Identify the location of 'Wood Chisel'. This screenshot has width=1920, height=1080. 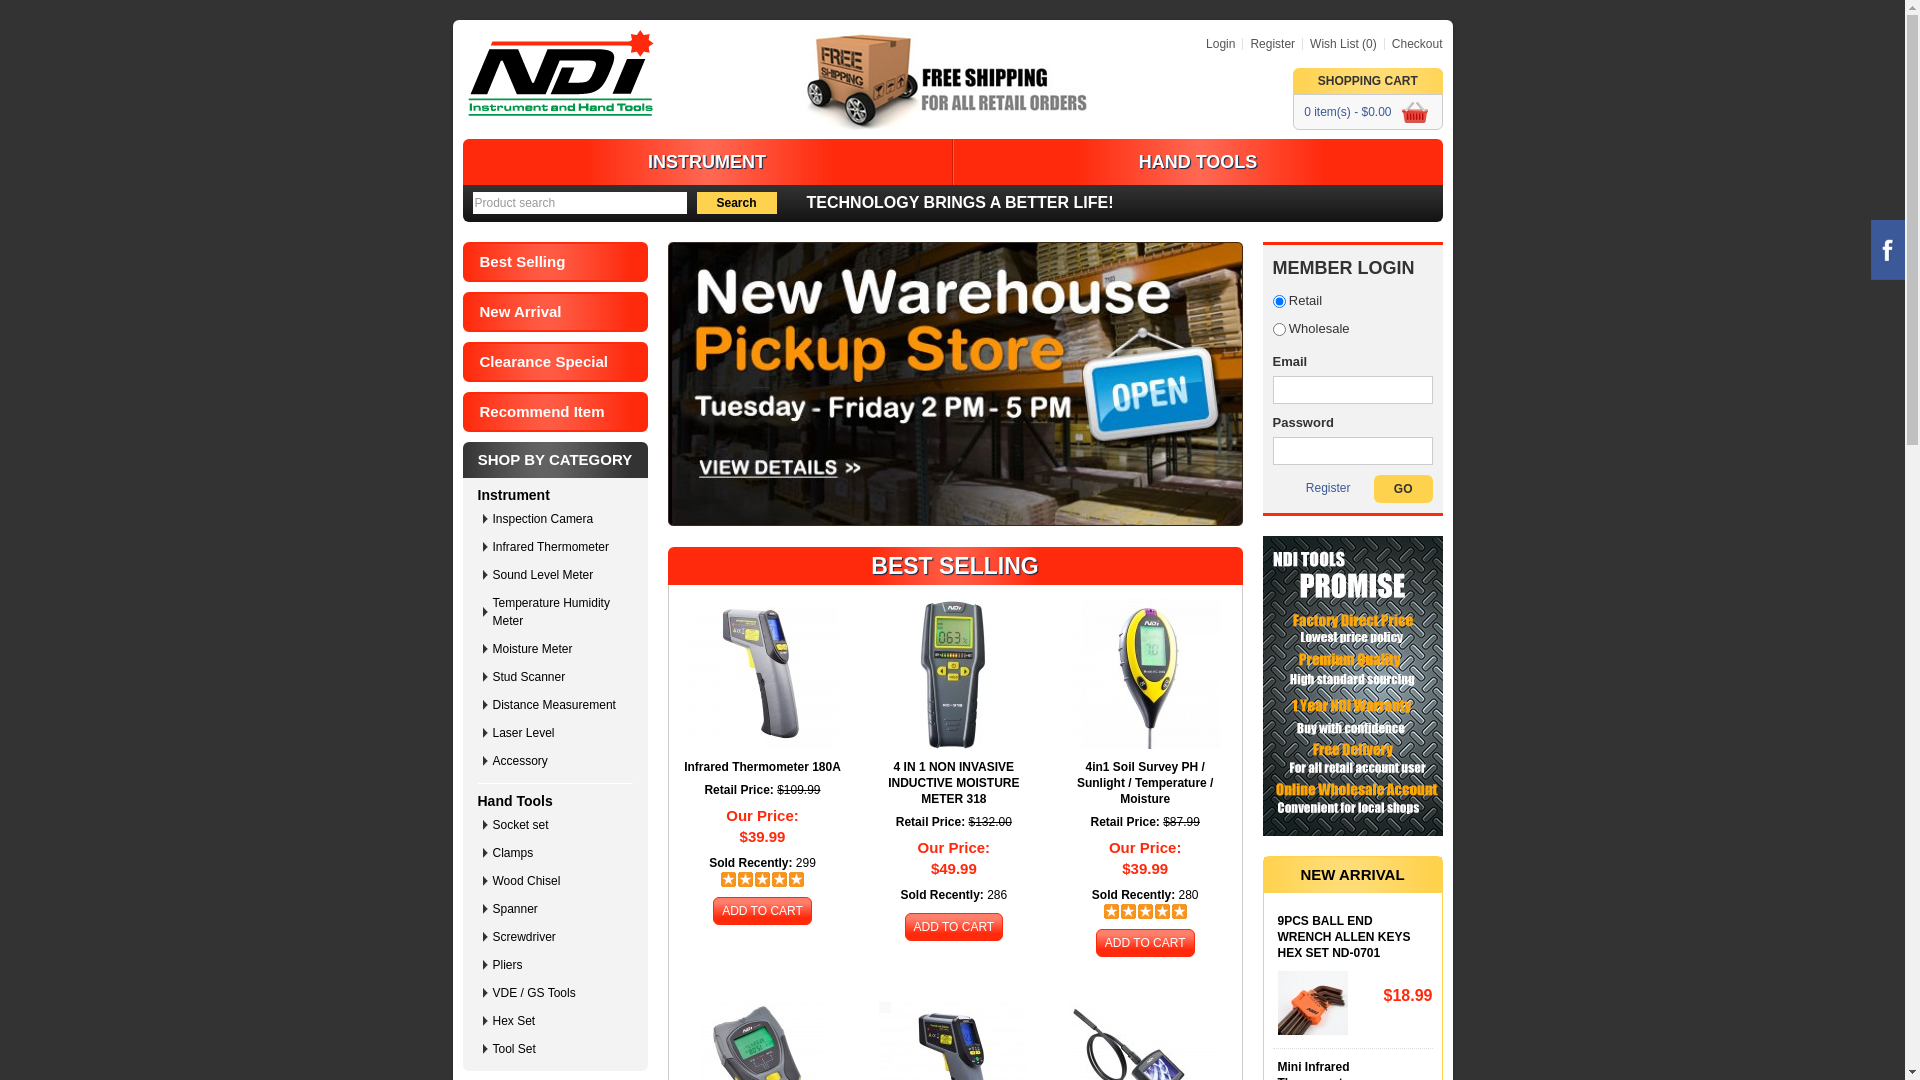
(491, 879).